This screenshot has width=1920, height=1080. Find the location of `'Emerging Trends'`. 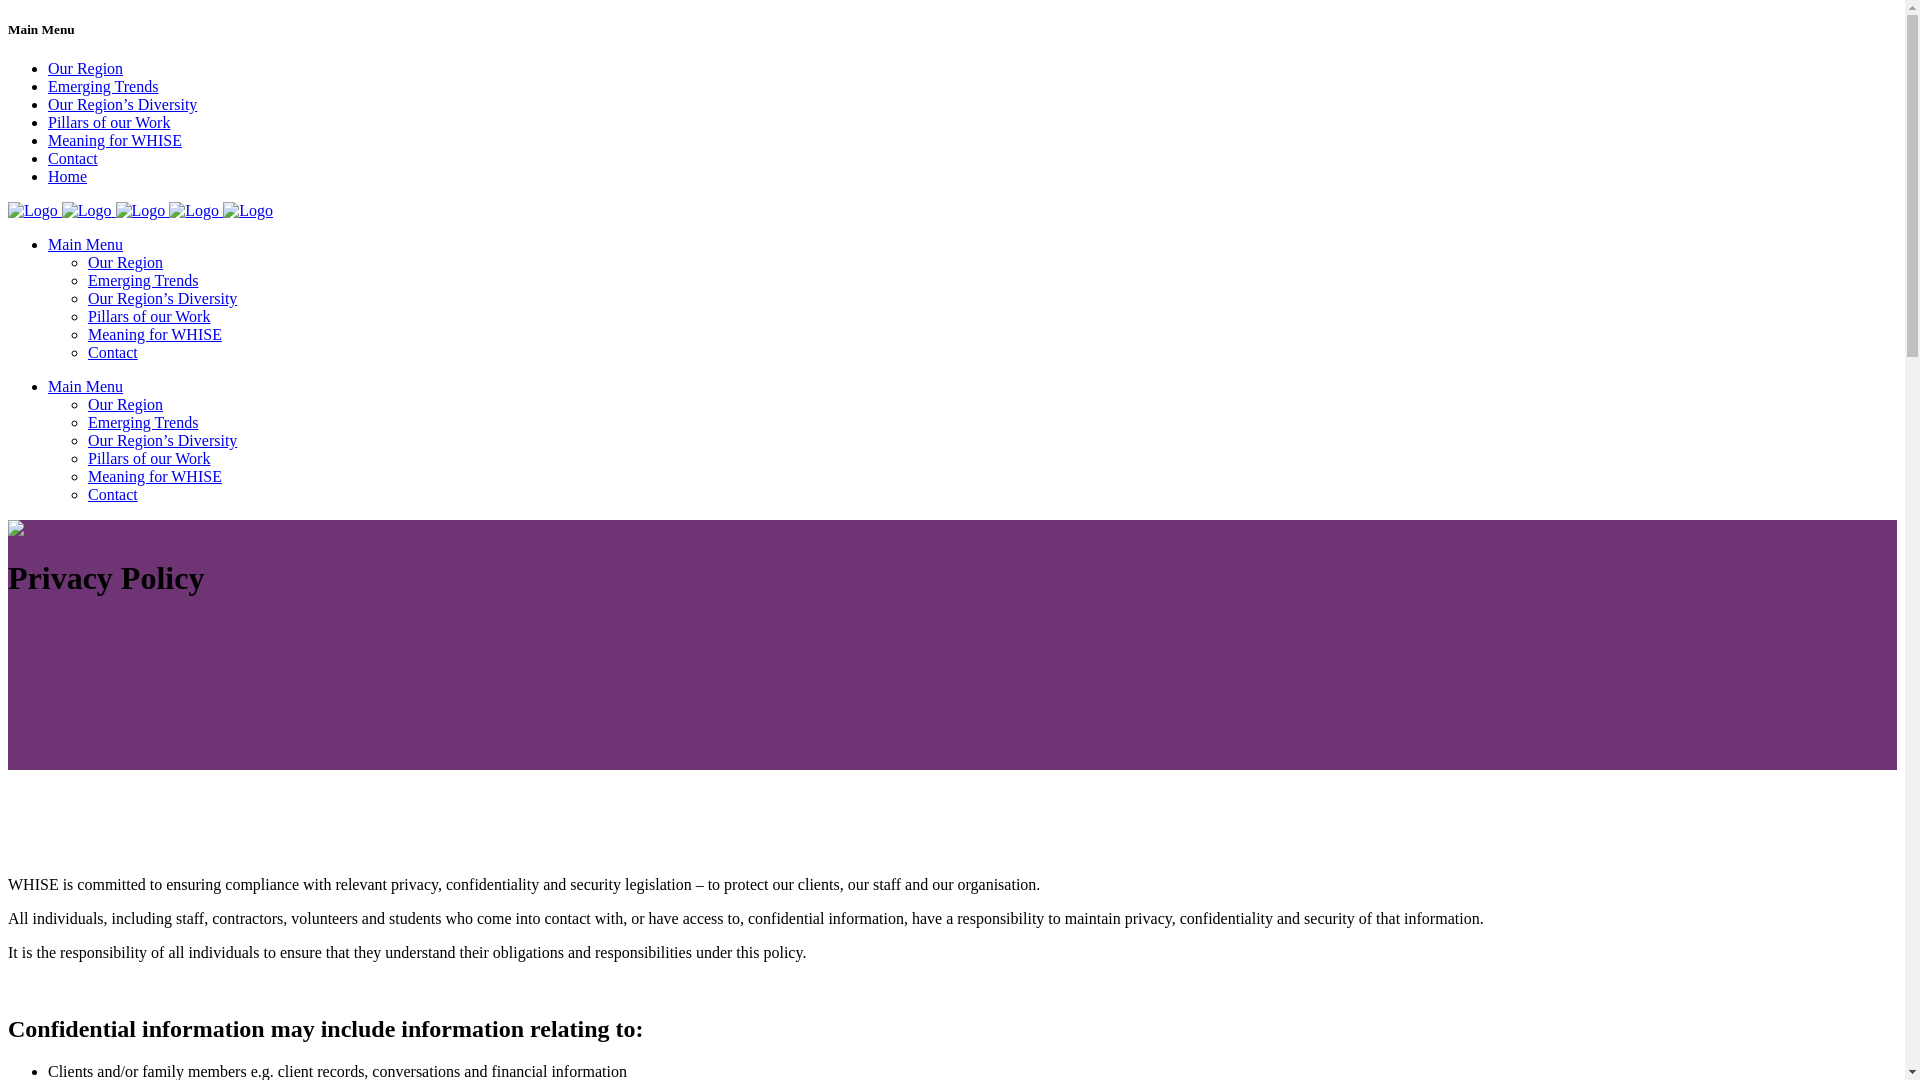

'Emerging Trends' is located at coordinates (86, 280).